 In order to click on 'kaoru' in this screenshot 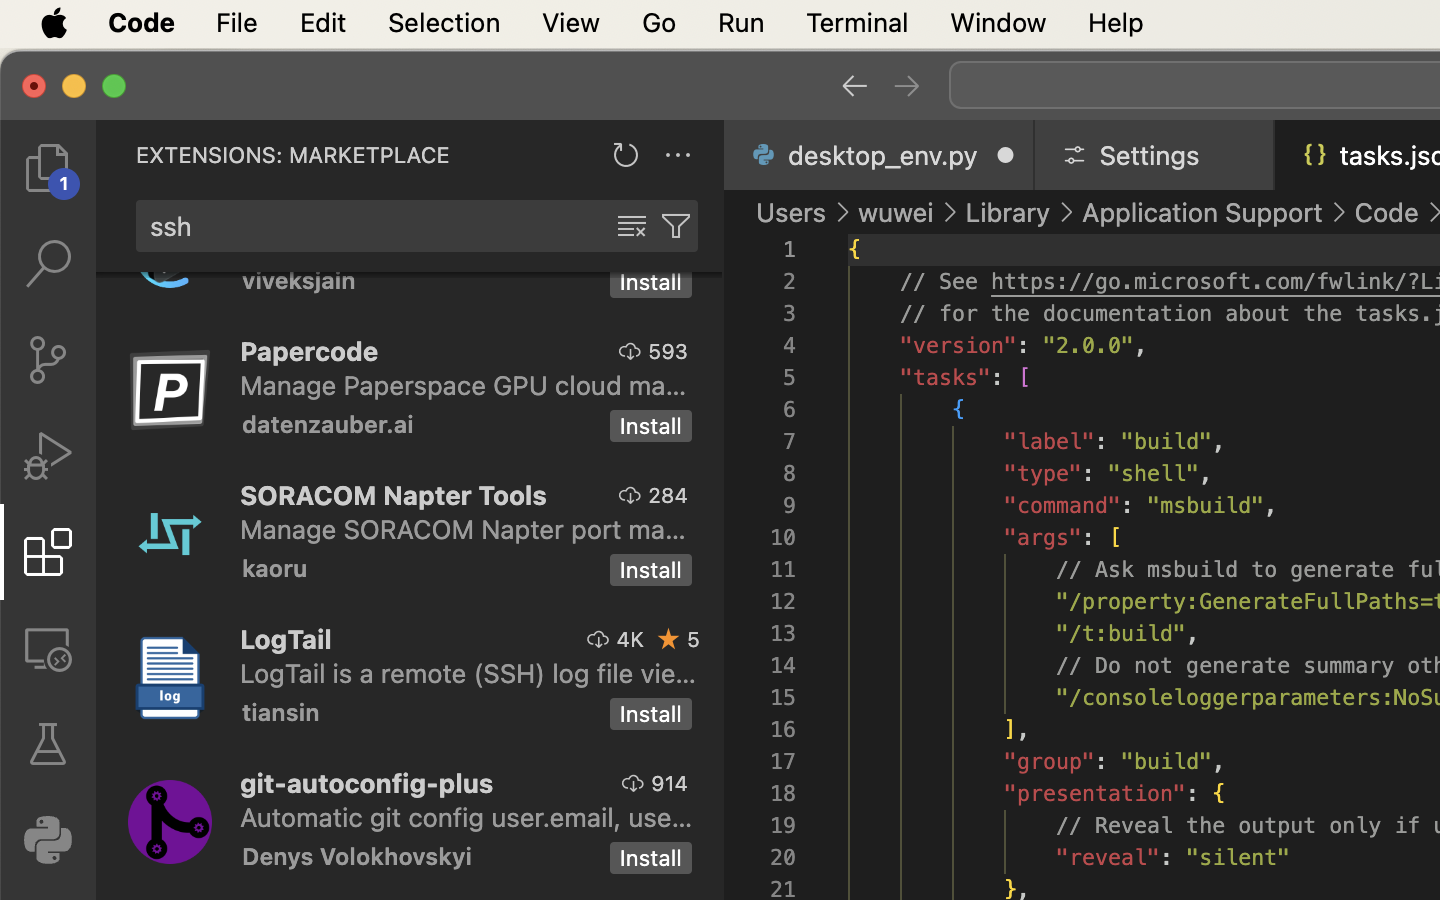, I will do `click(274, 567)`.